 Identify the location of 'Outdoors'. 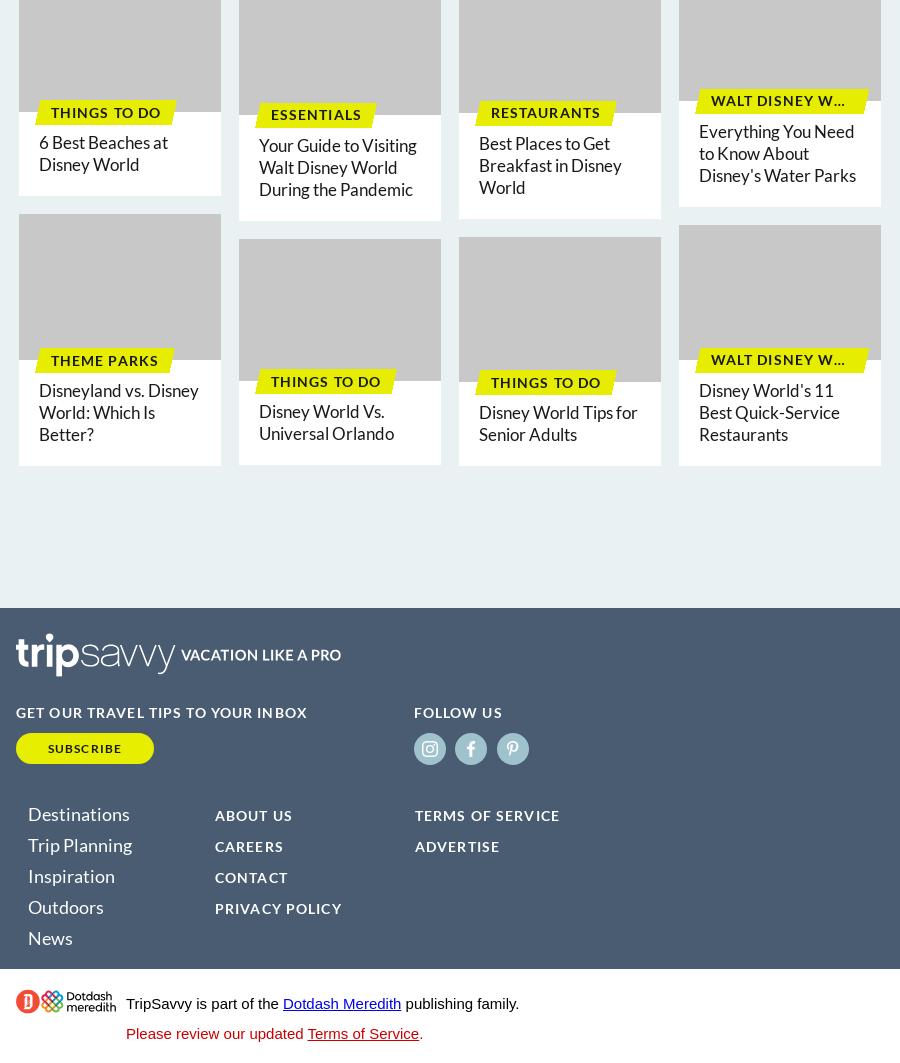
(64, 904).